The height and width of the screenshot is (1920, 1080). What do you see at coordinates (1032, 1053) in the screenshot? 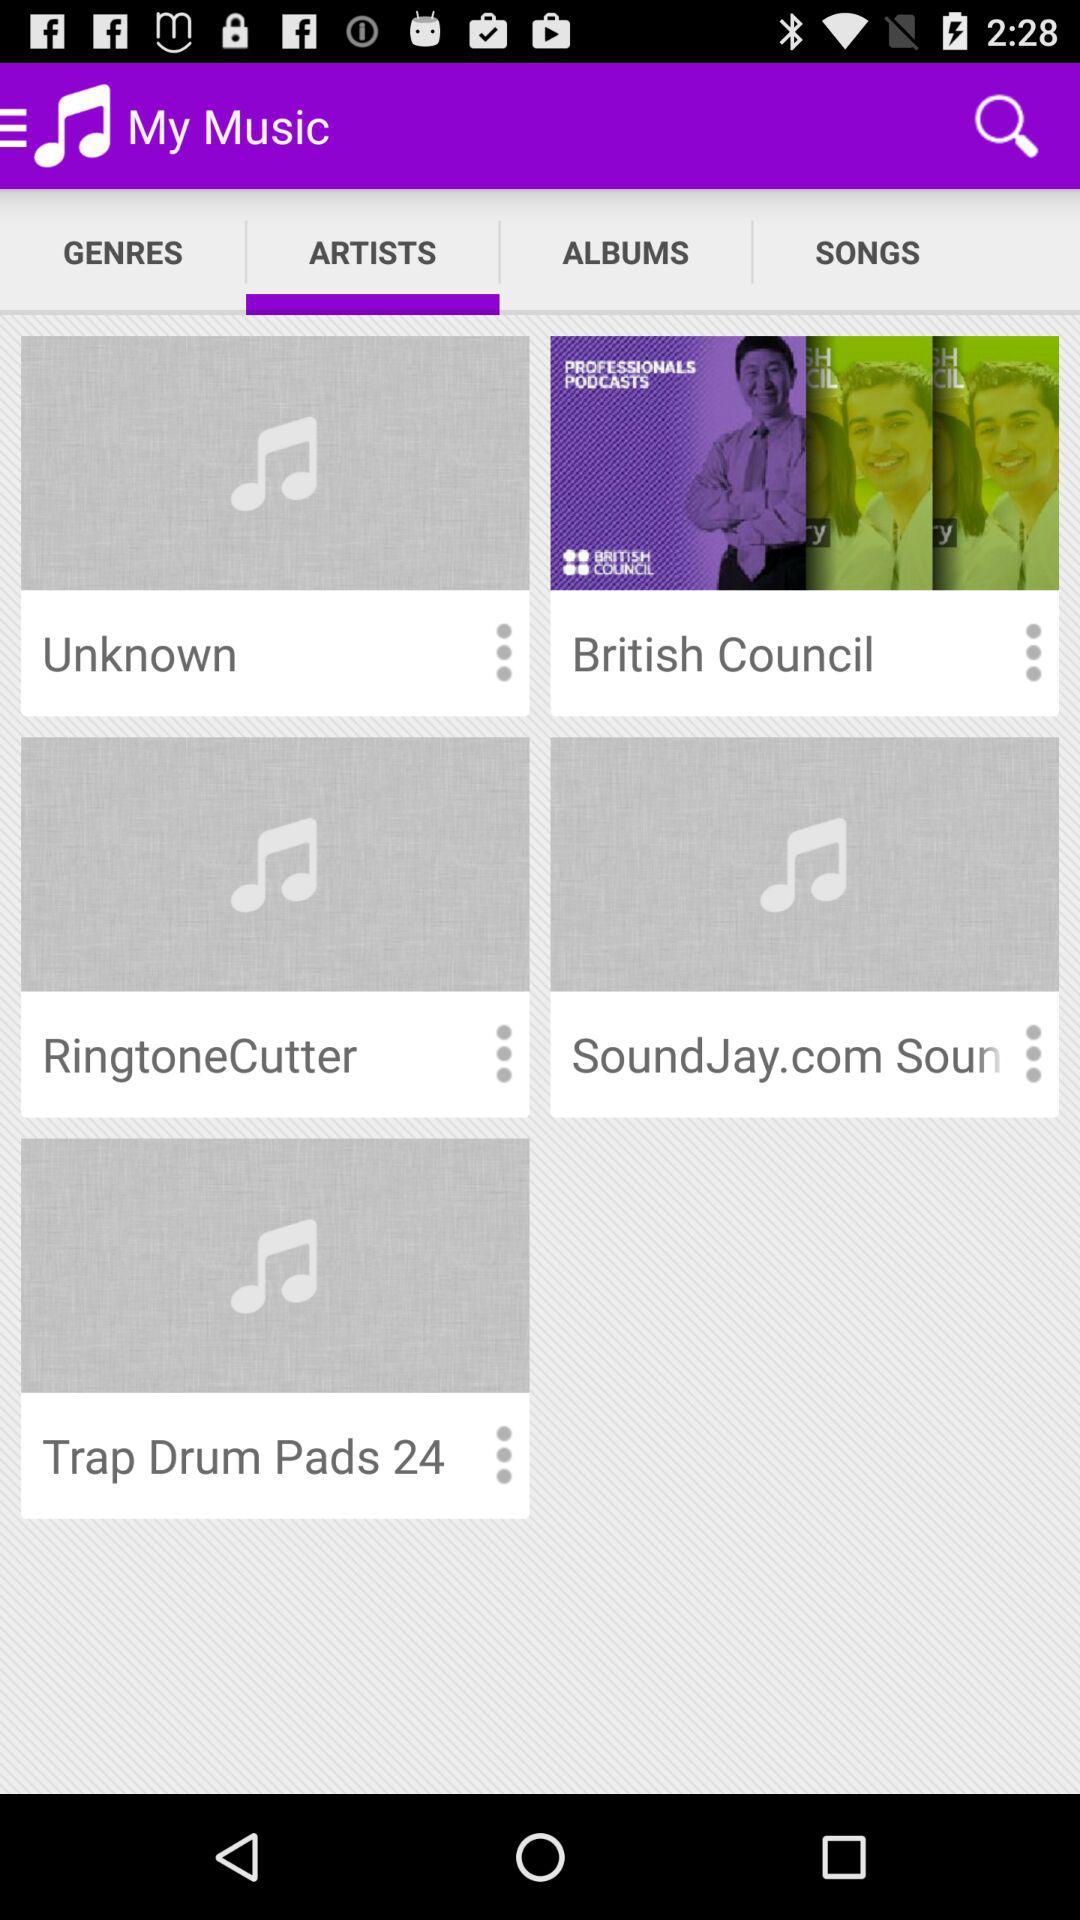
I see `see more options from this artist` at bounding box center [1032, 1053].